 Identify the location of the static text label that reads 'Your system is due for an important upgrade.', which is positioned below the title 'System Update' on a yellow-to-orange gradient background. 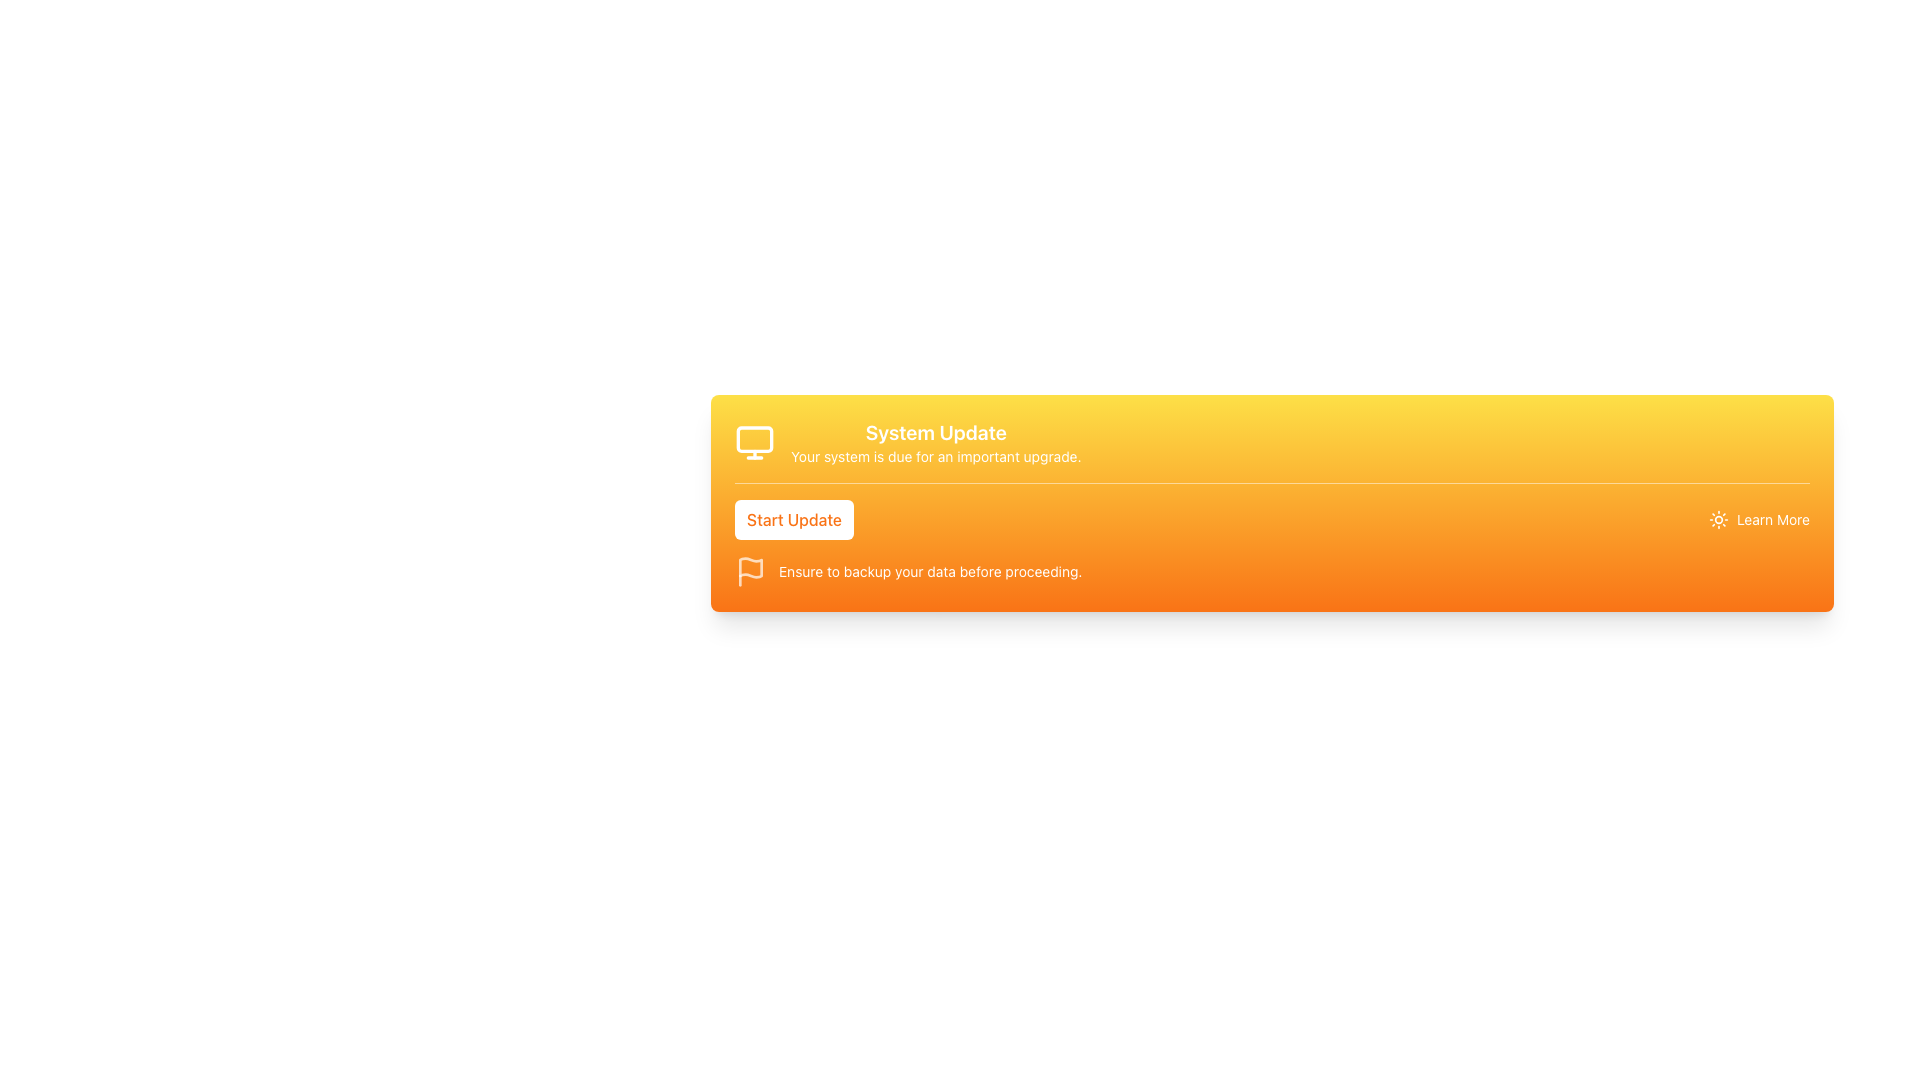
(935, 456).